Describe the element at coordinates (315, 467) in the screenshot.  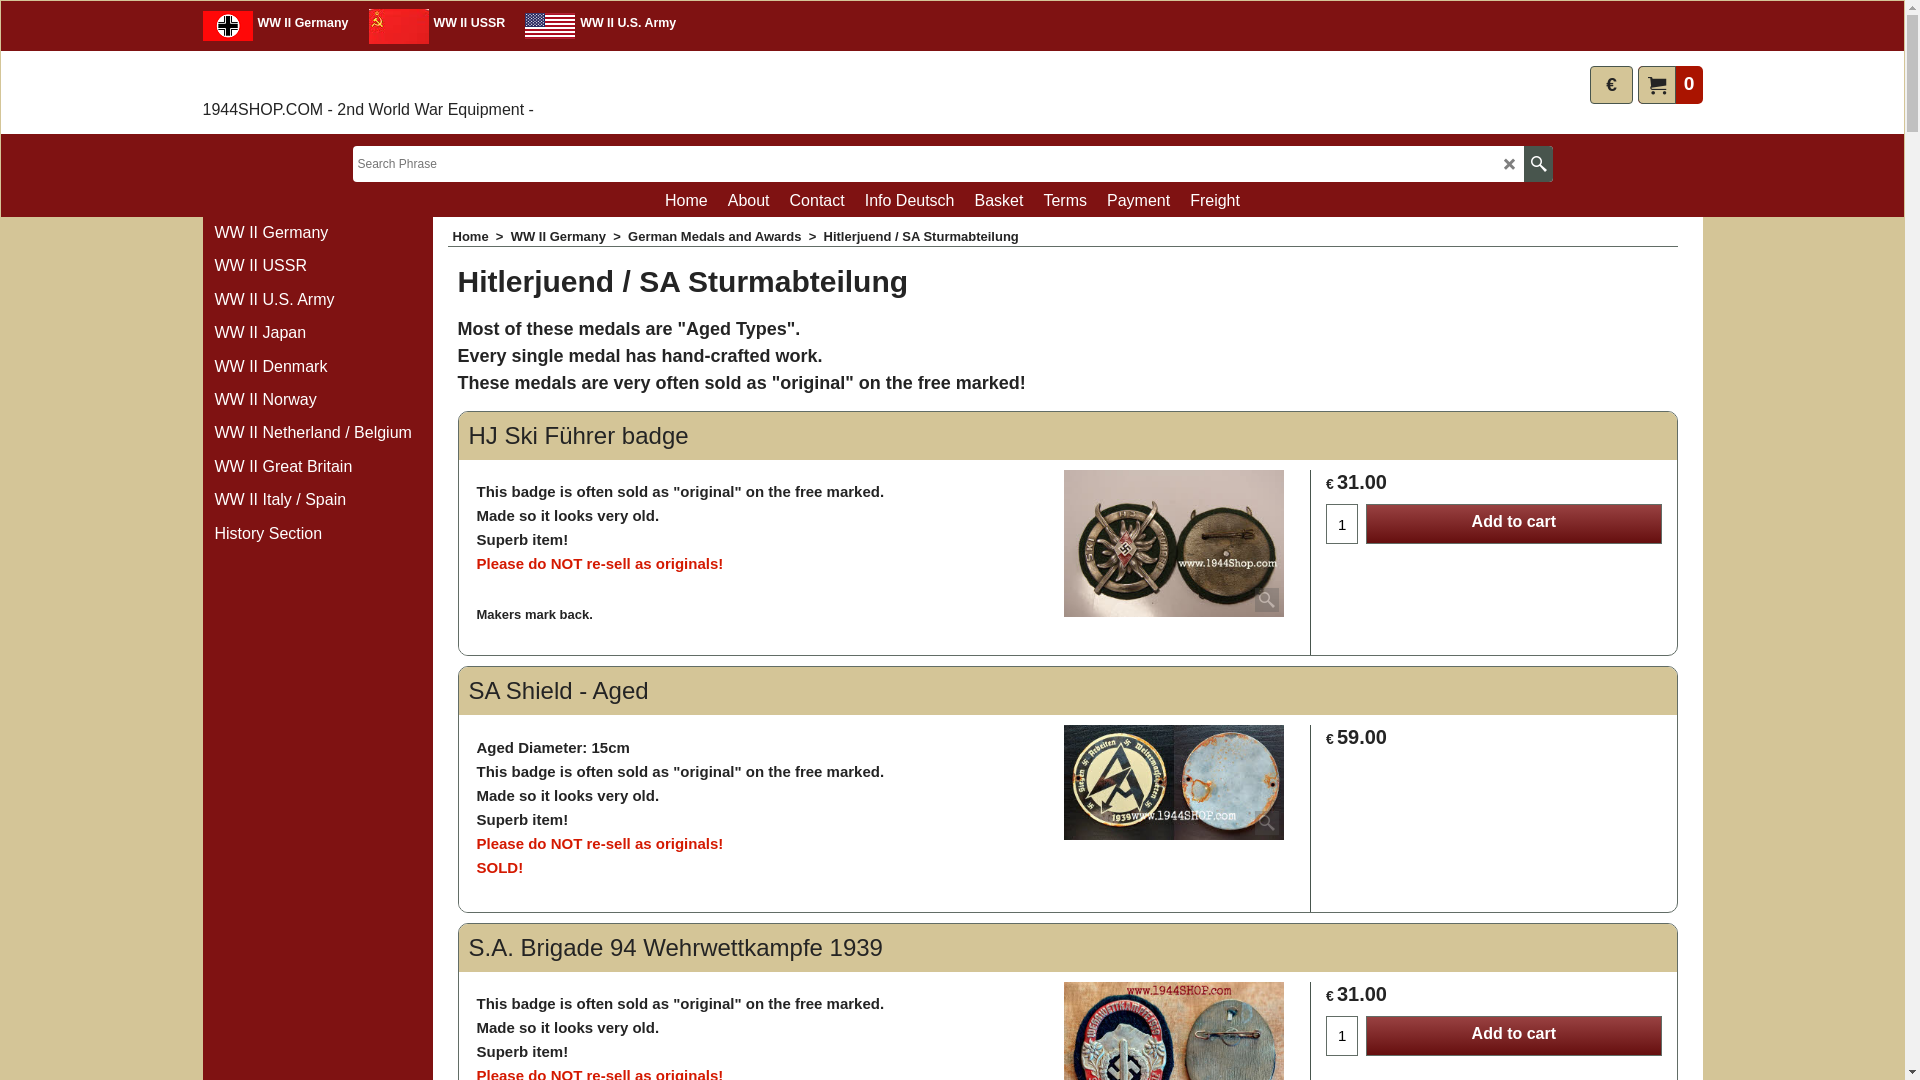
I see `'WW II Great Britain'` at that location.